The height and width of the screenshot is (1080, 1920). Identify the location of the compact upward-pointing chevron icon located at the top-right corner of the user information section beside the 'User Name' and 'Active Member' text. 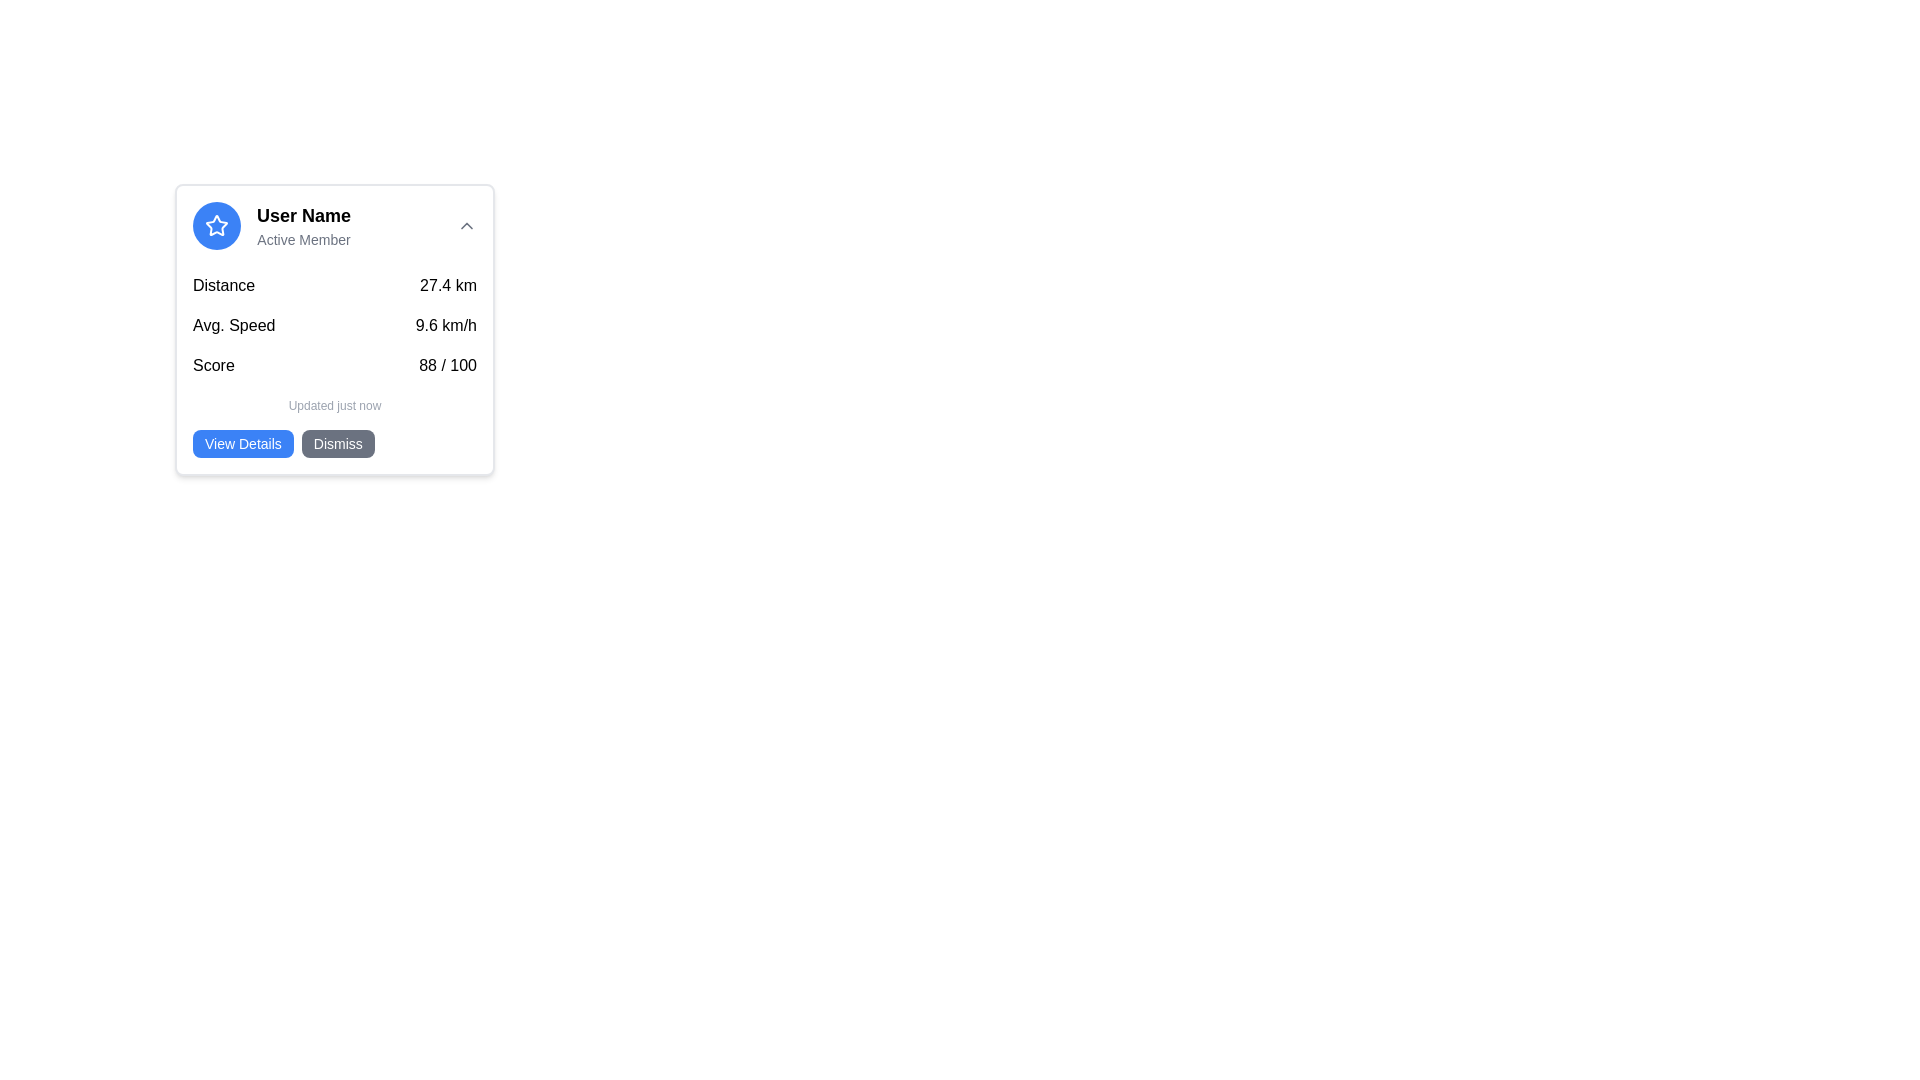
(465, 225).